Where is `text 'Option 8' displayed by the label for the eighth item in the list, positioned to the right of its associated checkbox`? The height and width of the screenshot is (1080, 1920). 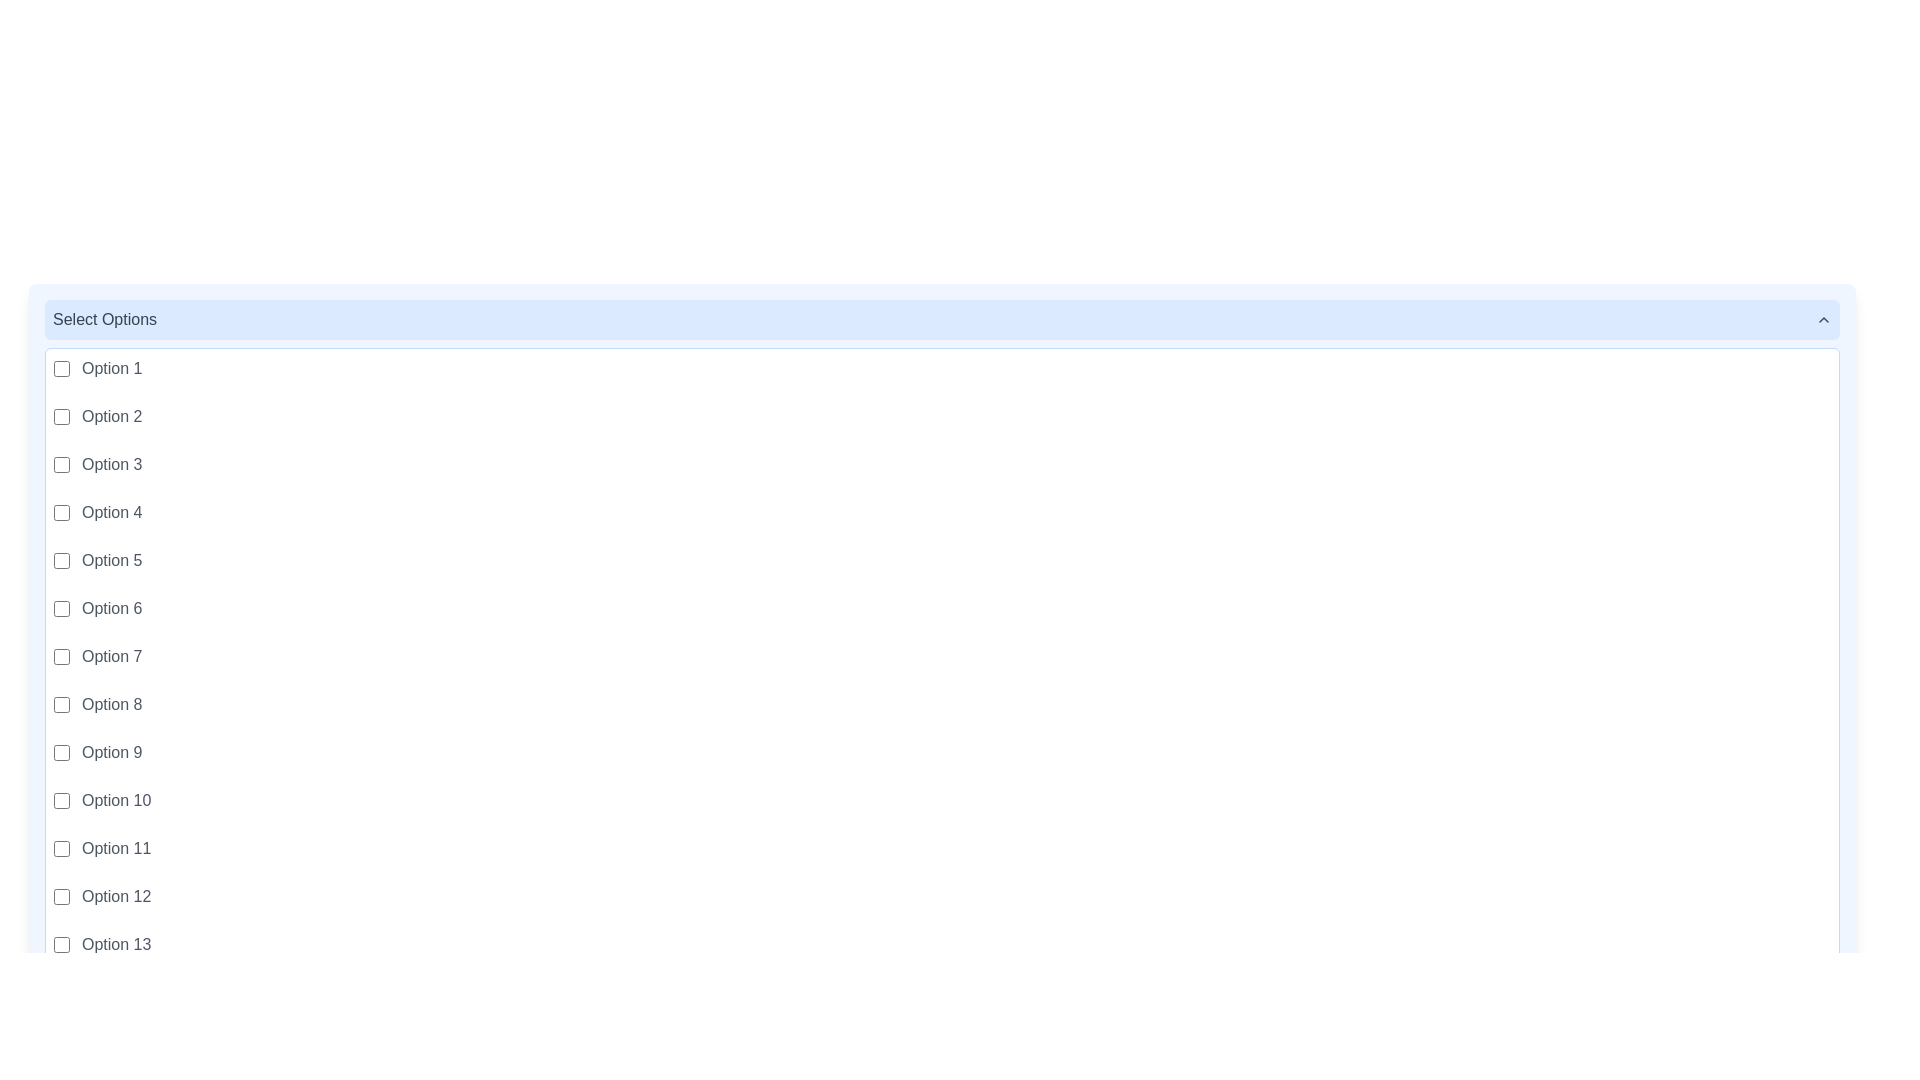
text 'Option 8' displayed by the label for the eighth item in the list, positioned to the right of its associated checkbox is located at coordinates (111, 704).